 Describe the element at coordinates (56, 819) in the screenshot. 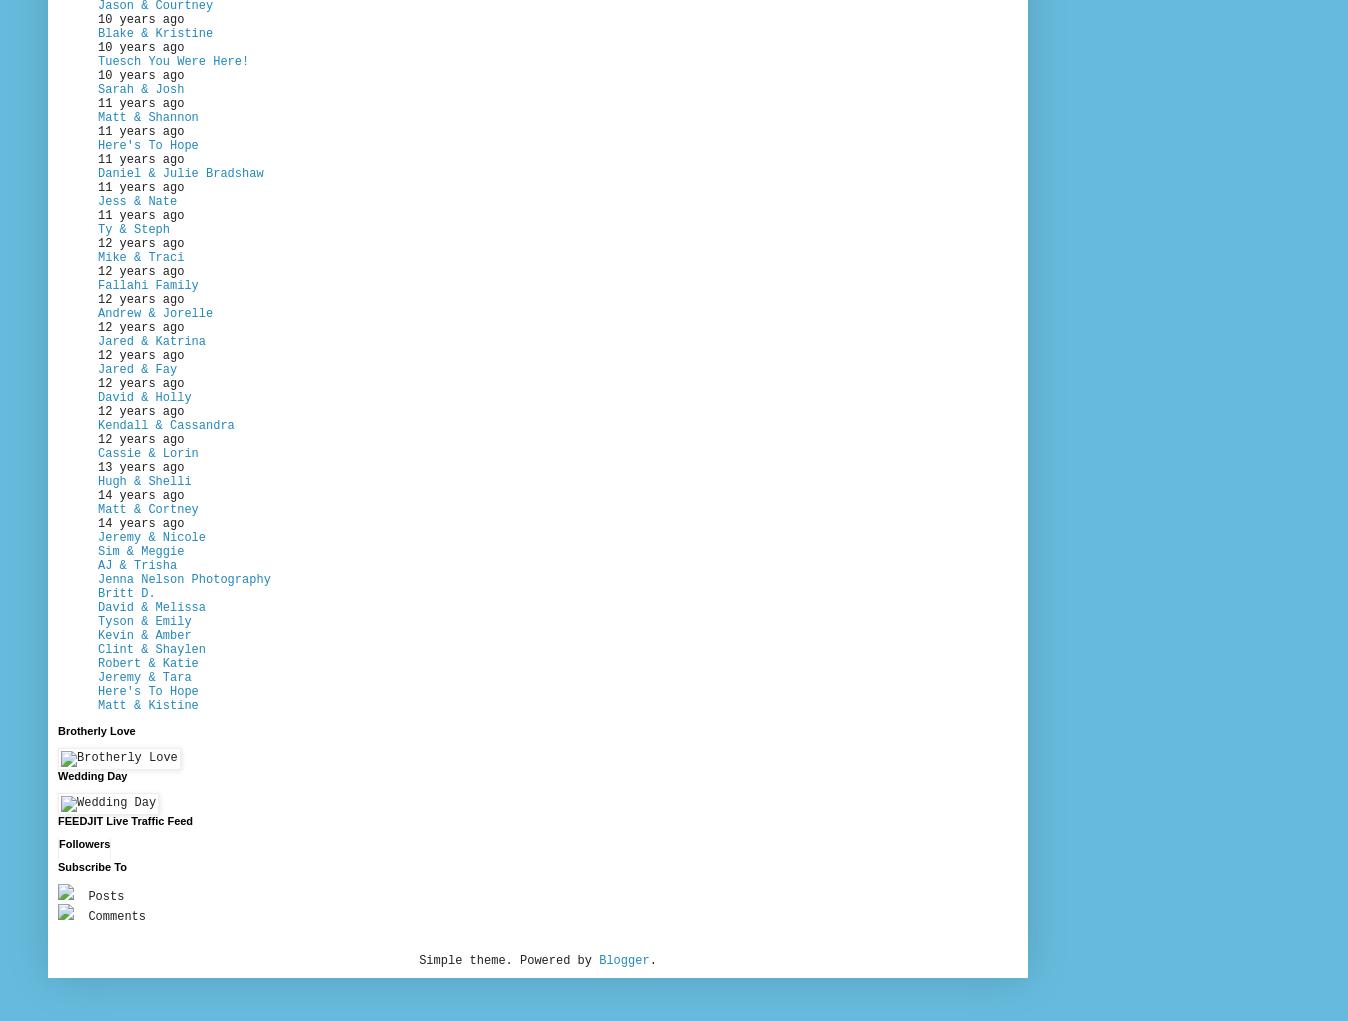

I see `'FEEDJIT Live Traffic Feed'` at that location.